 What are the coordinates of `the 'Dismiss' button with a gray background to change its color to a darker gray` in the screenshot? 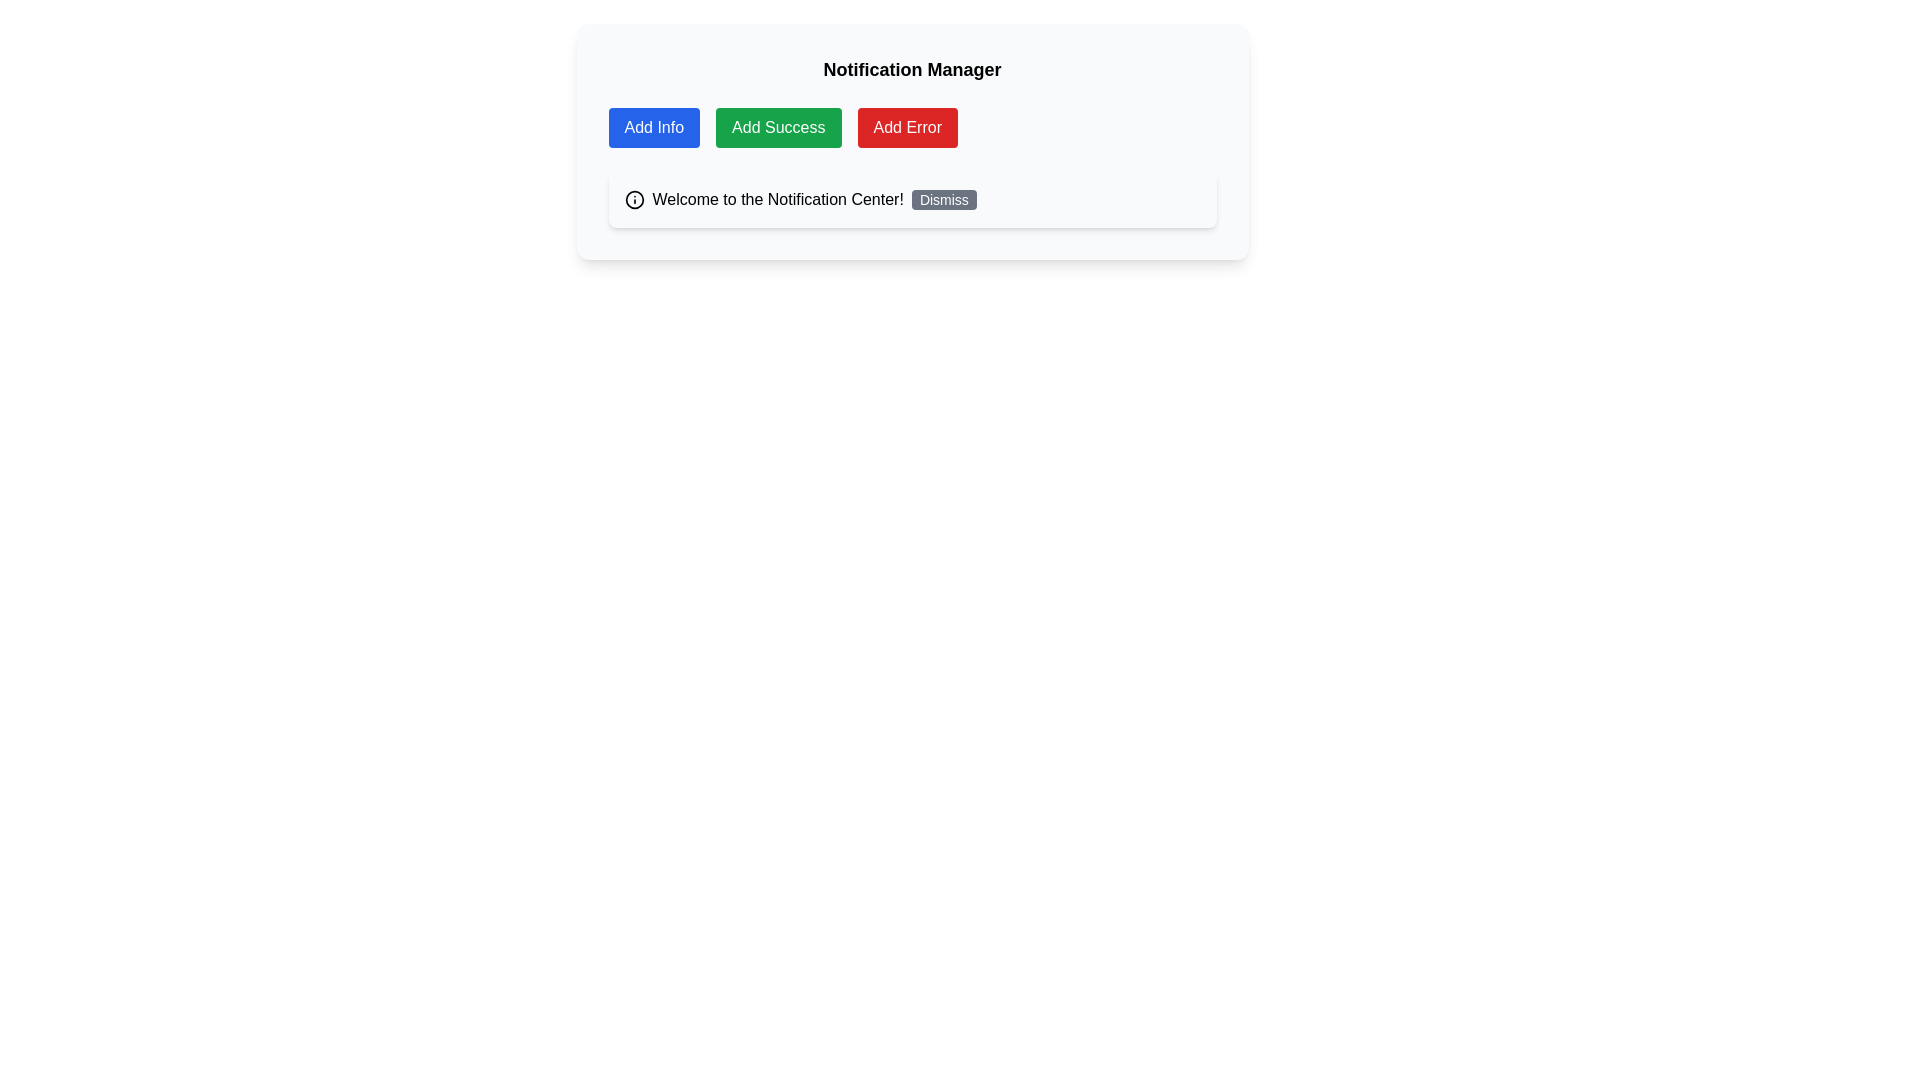 It's located at (943, 200).